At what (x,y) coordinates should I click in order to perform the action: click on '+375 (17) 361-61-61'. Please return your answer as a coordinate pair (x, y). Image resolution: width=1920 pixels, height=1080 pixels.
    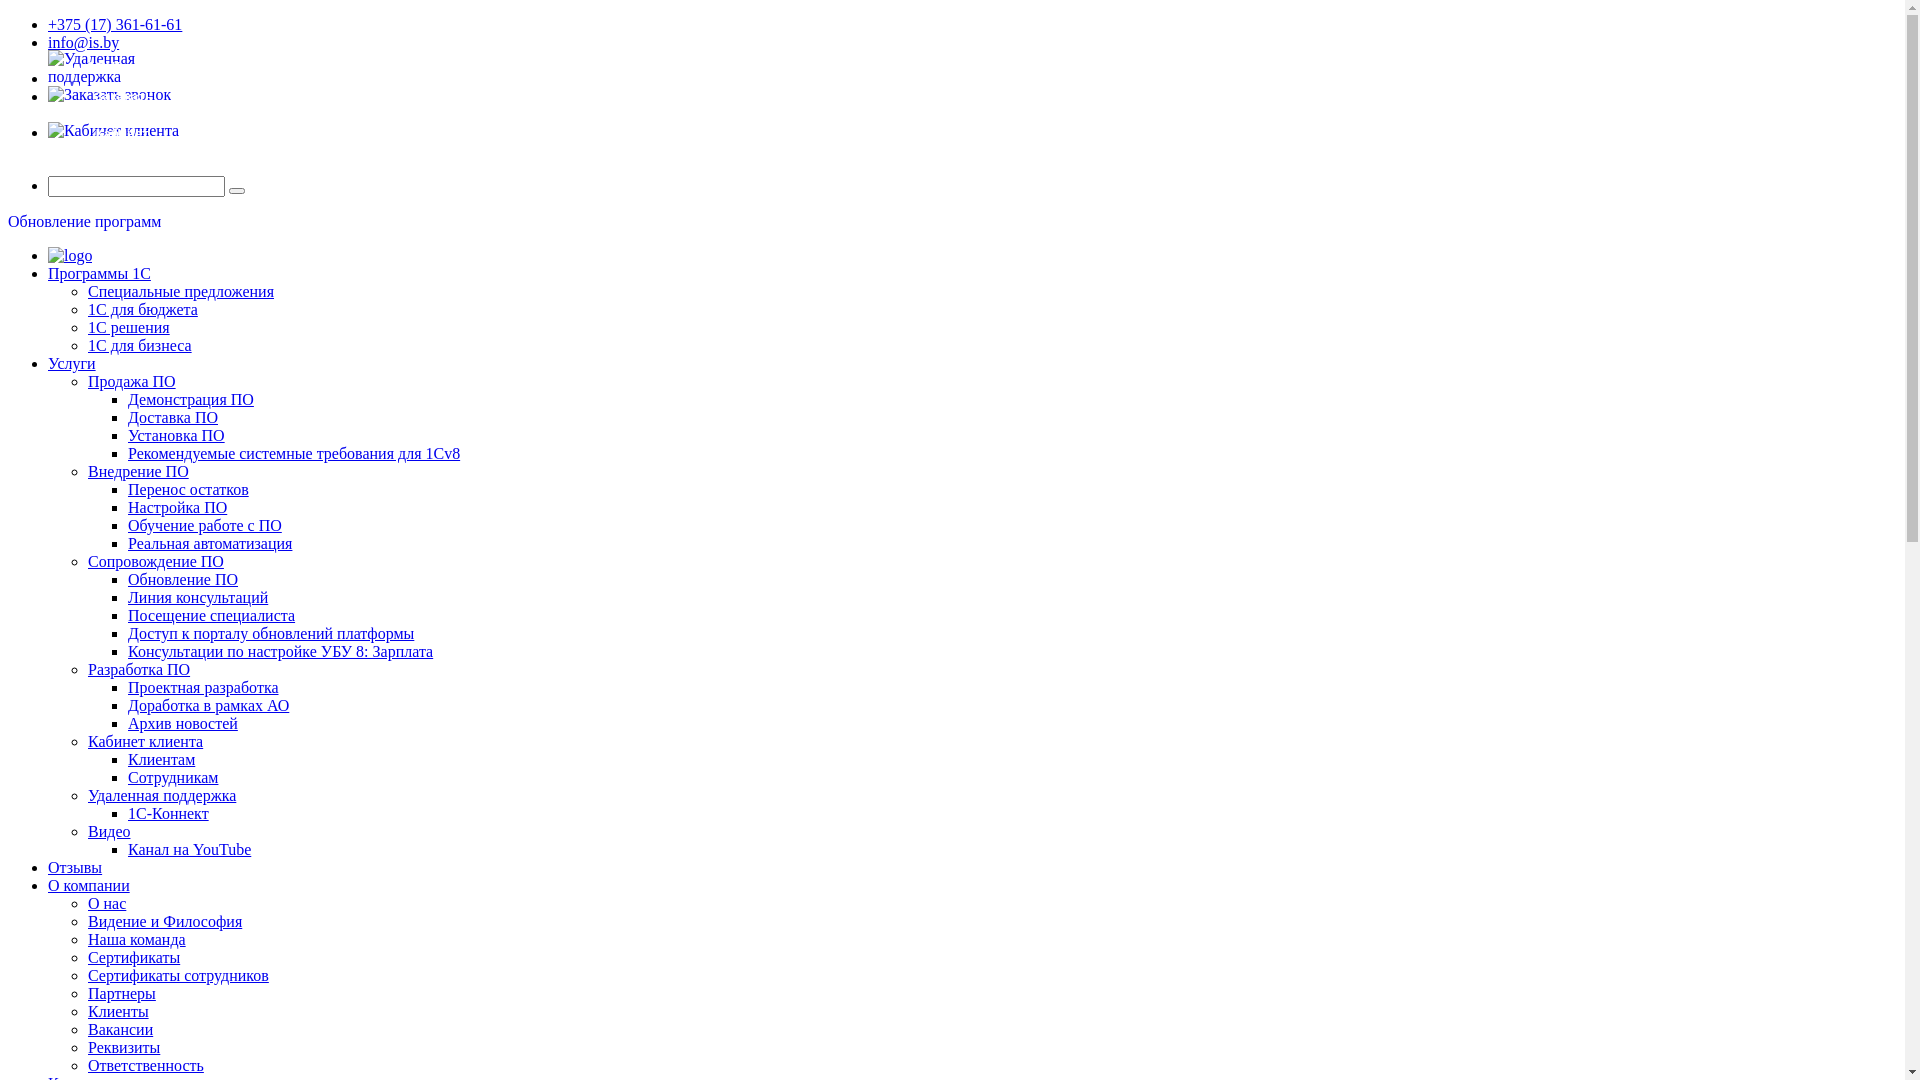
    Looking at the image, I should click on (114, 24).